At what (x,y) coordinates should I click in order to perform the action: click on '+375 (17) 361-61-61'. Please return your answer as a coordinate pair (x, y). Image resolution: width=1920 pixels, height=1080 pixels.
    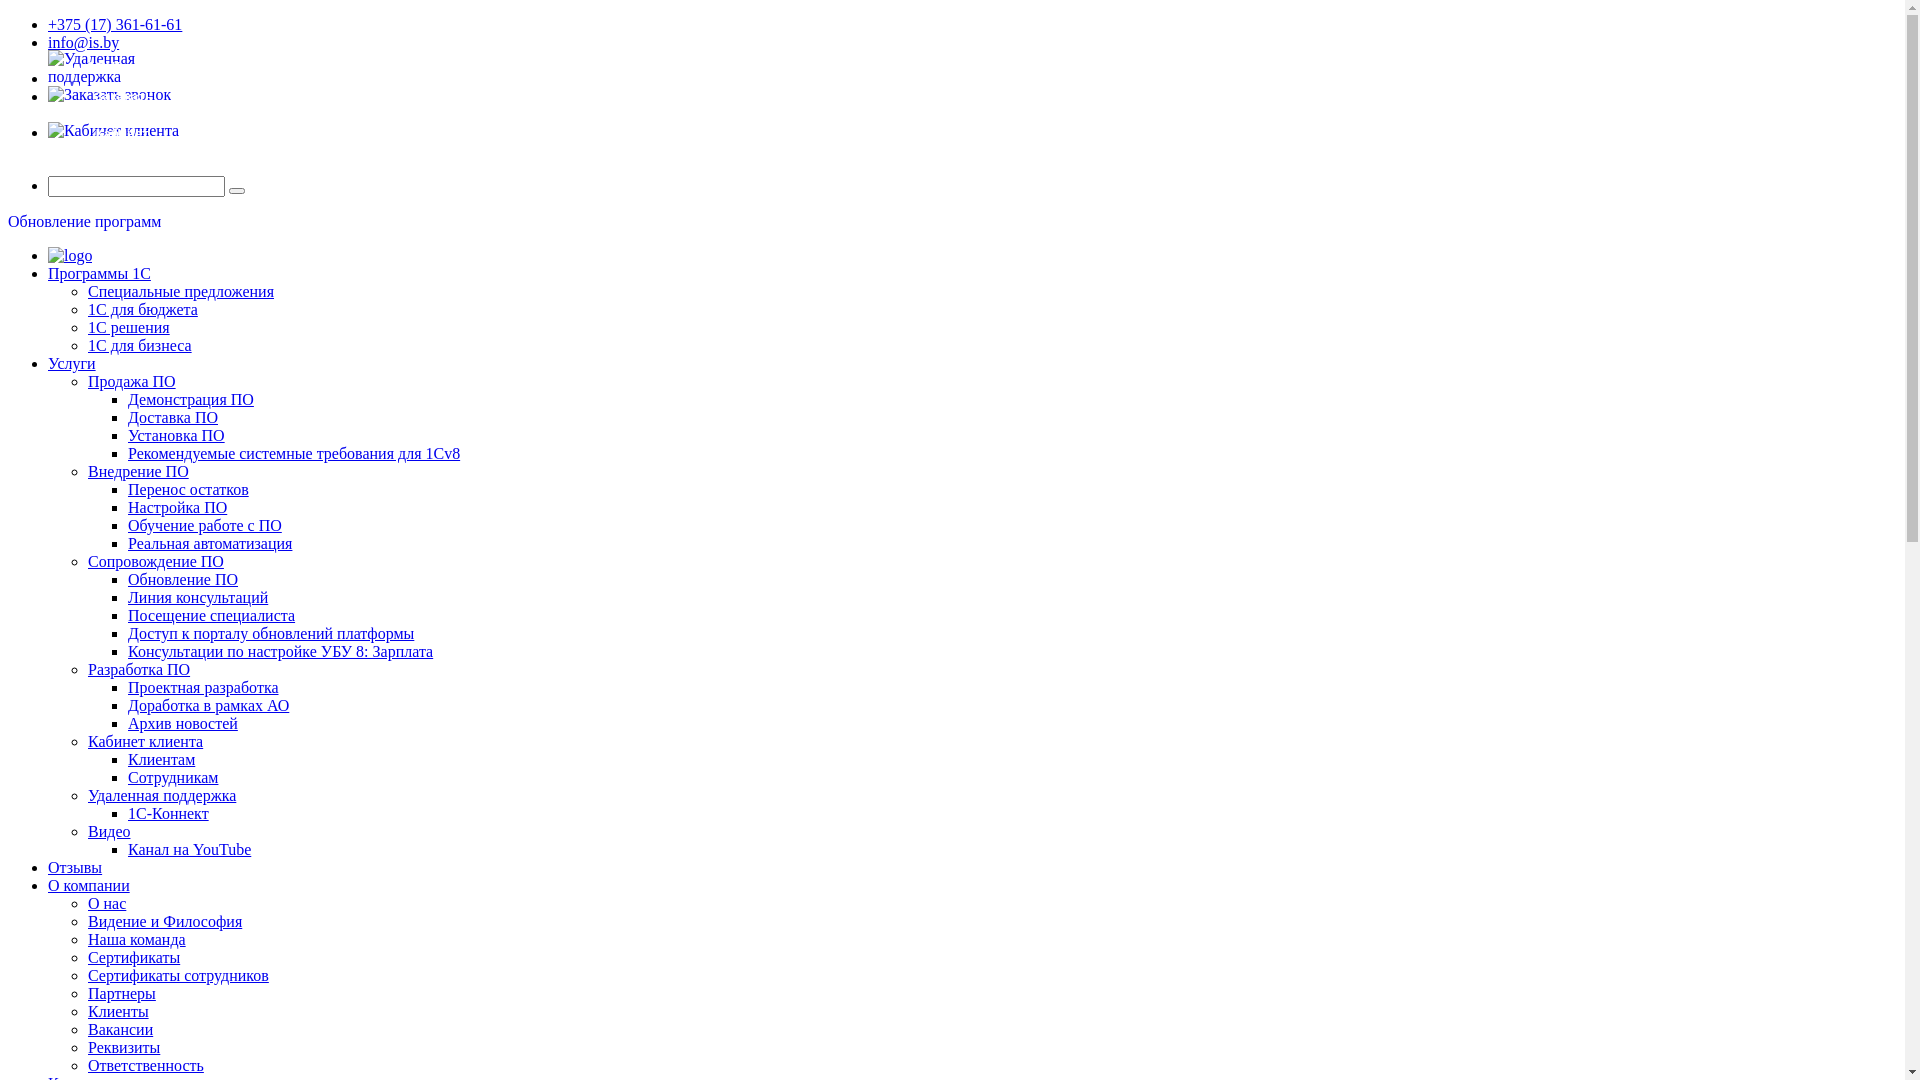
    Looking at the image, I should click on (114, 24).